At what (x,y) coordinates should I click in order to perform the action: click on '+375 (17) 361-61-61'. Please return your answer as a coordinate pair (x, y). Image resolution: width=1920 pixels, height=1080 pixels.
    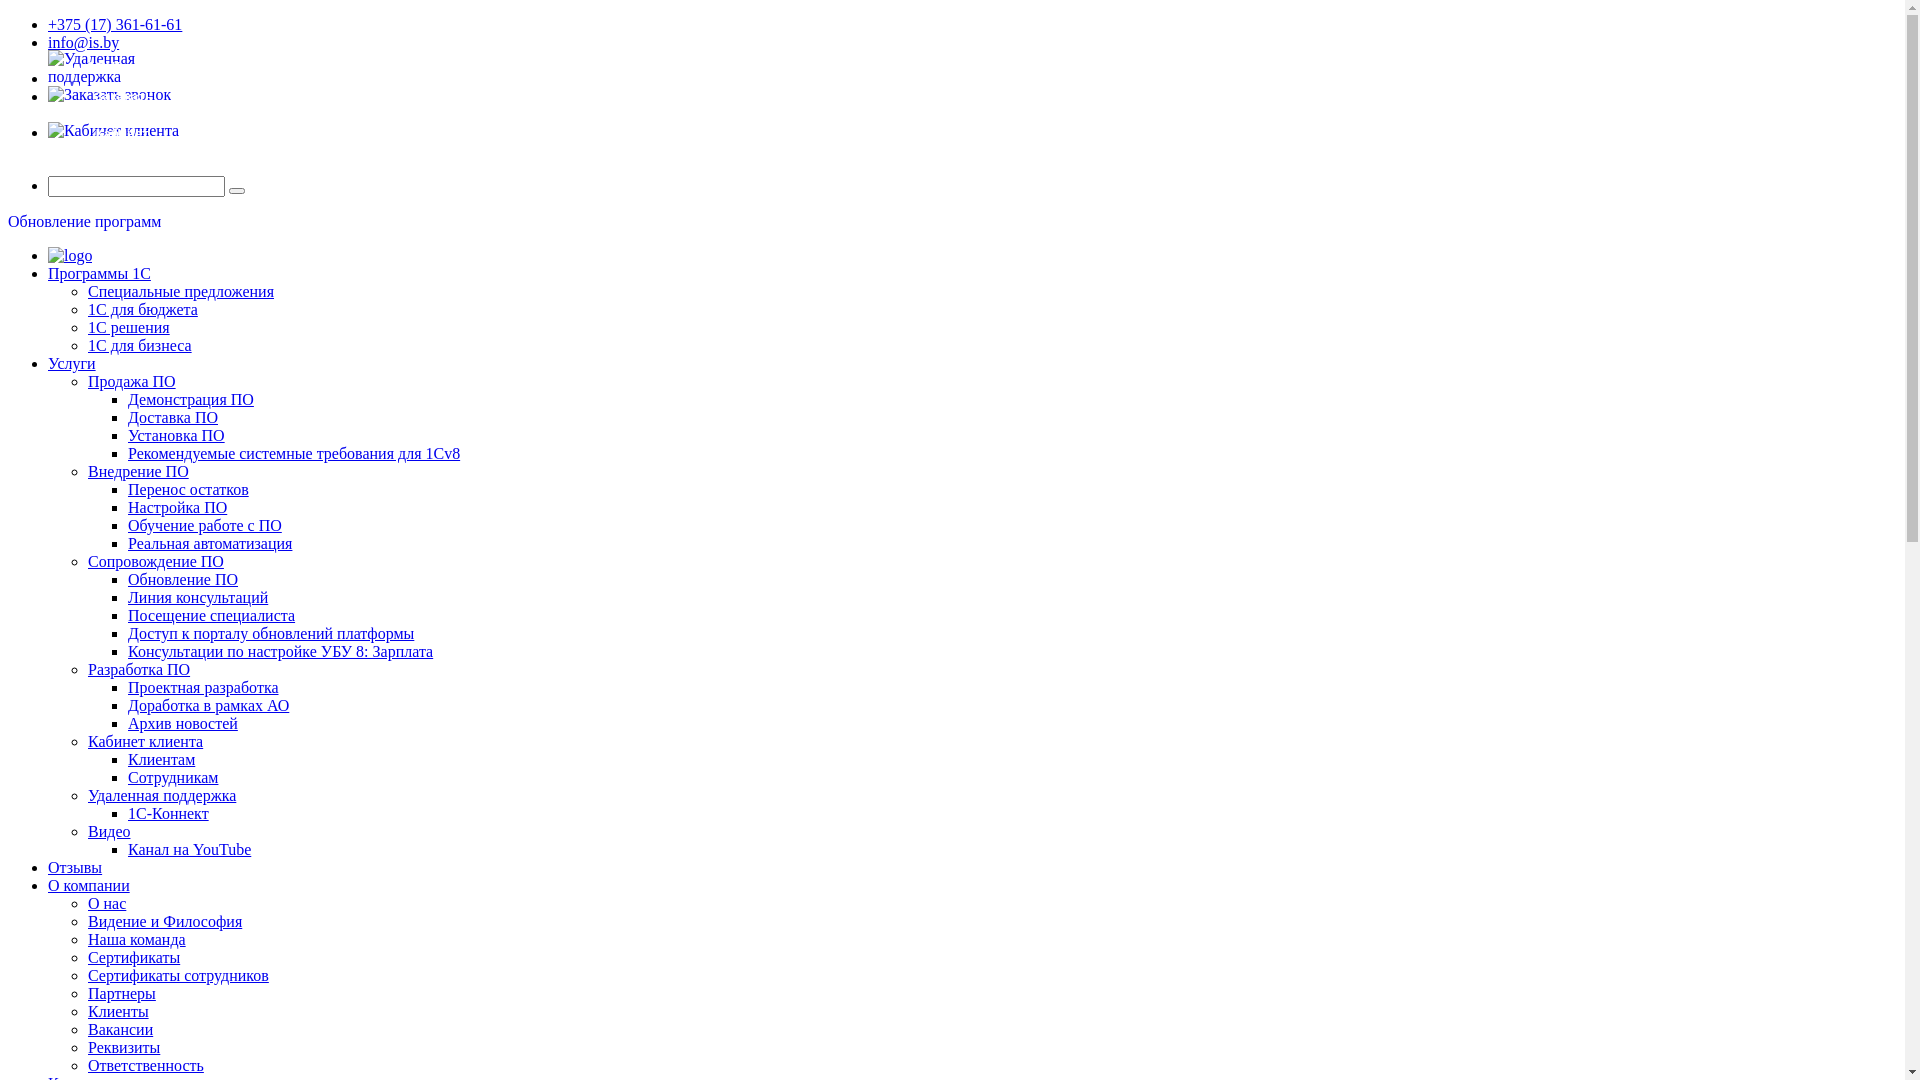
    Looking at the image, I should click on (114, 24).